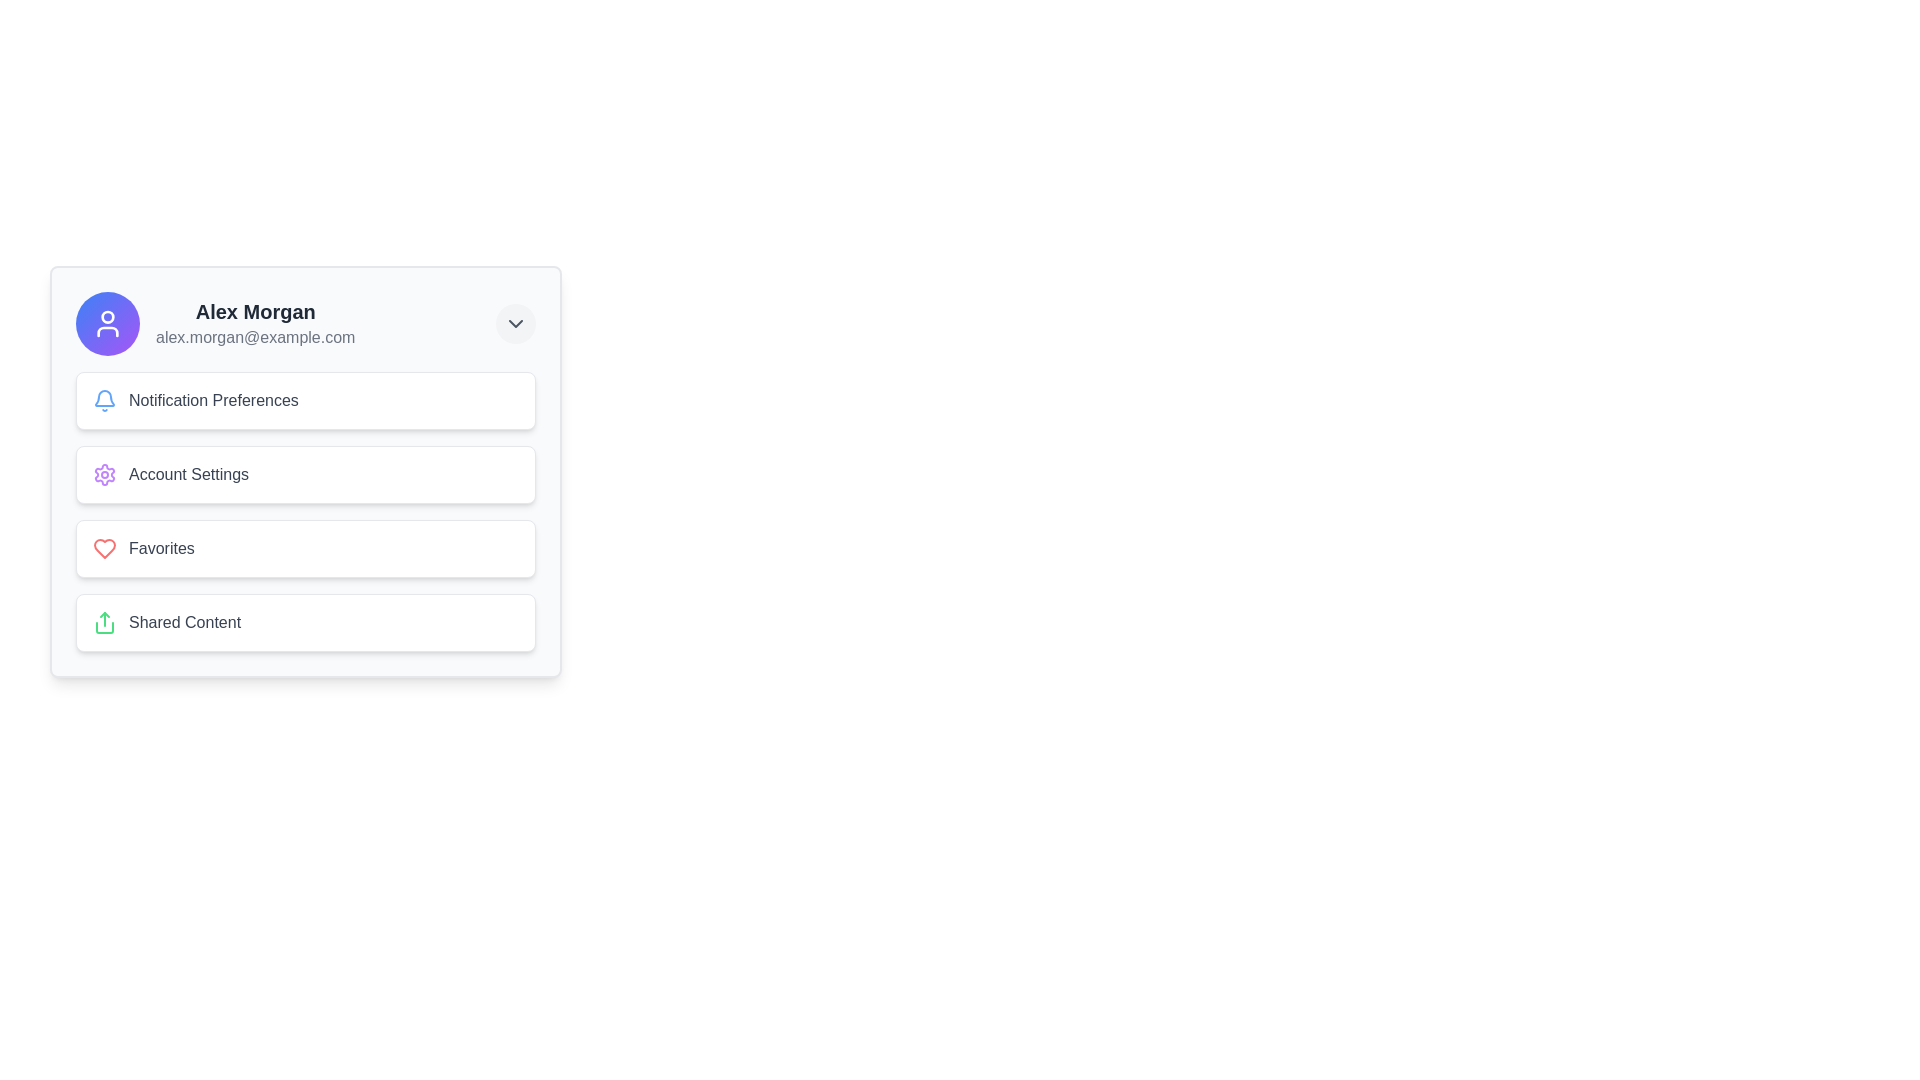  Describe the element at coordinates (305, 323) in the screenshot. I see `user details displayed in the Profile header component, which includes the avatar of Alex Morgan and the associated email address` at that location.